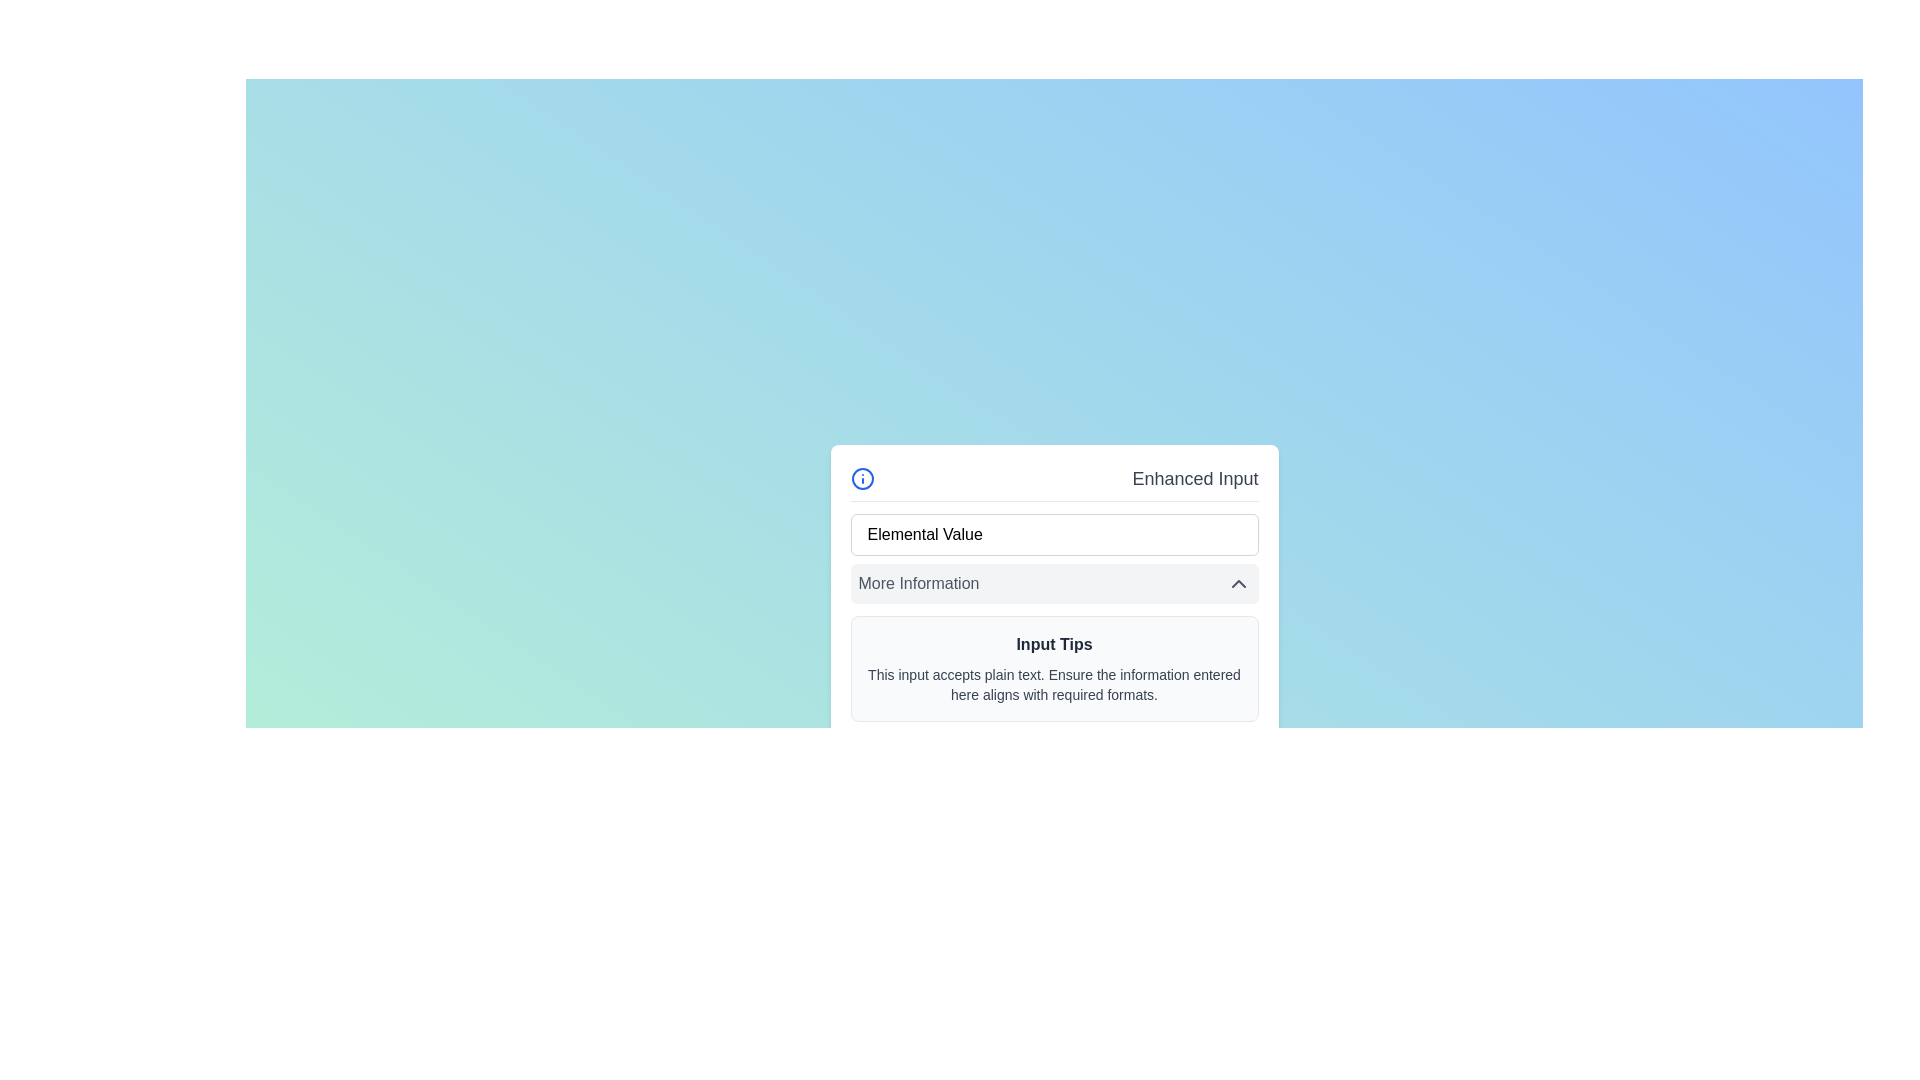 This screenshot has width=1920, height=1080. I want to click on the Informational Text Component titled 'Input Tips', which contains guidance on text input requirements, so click(1053, 668).